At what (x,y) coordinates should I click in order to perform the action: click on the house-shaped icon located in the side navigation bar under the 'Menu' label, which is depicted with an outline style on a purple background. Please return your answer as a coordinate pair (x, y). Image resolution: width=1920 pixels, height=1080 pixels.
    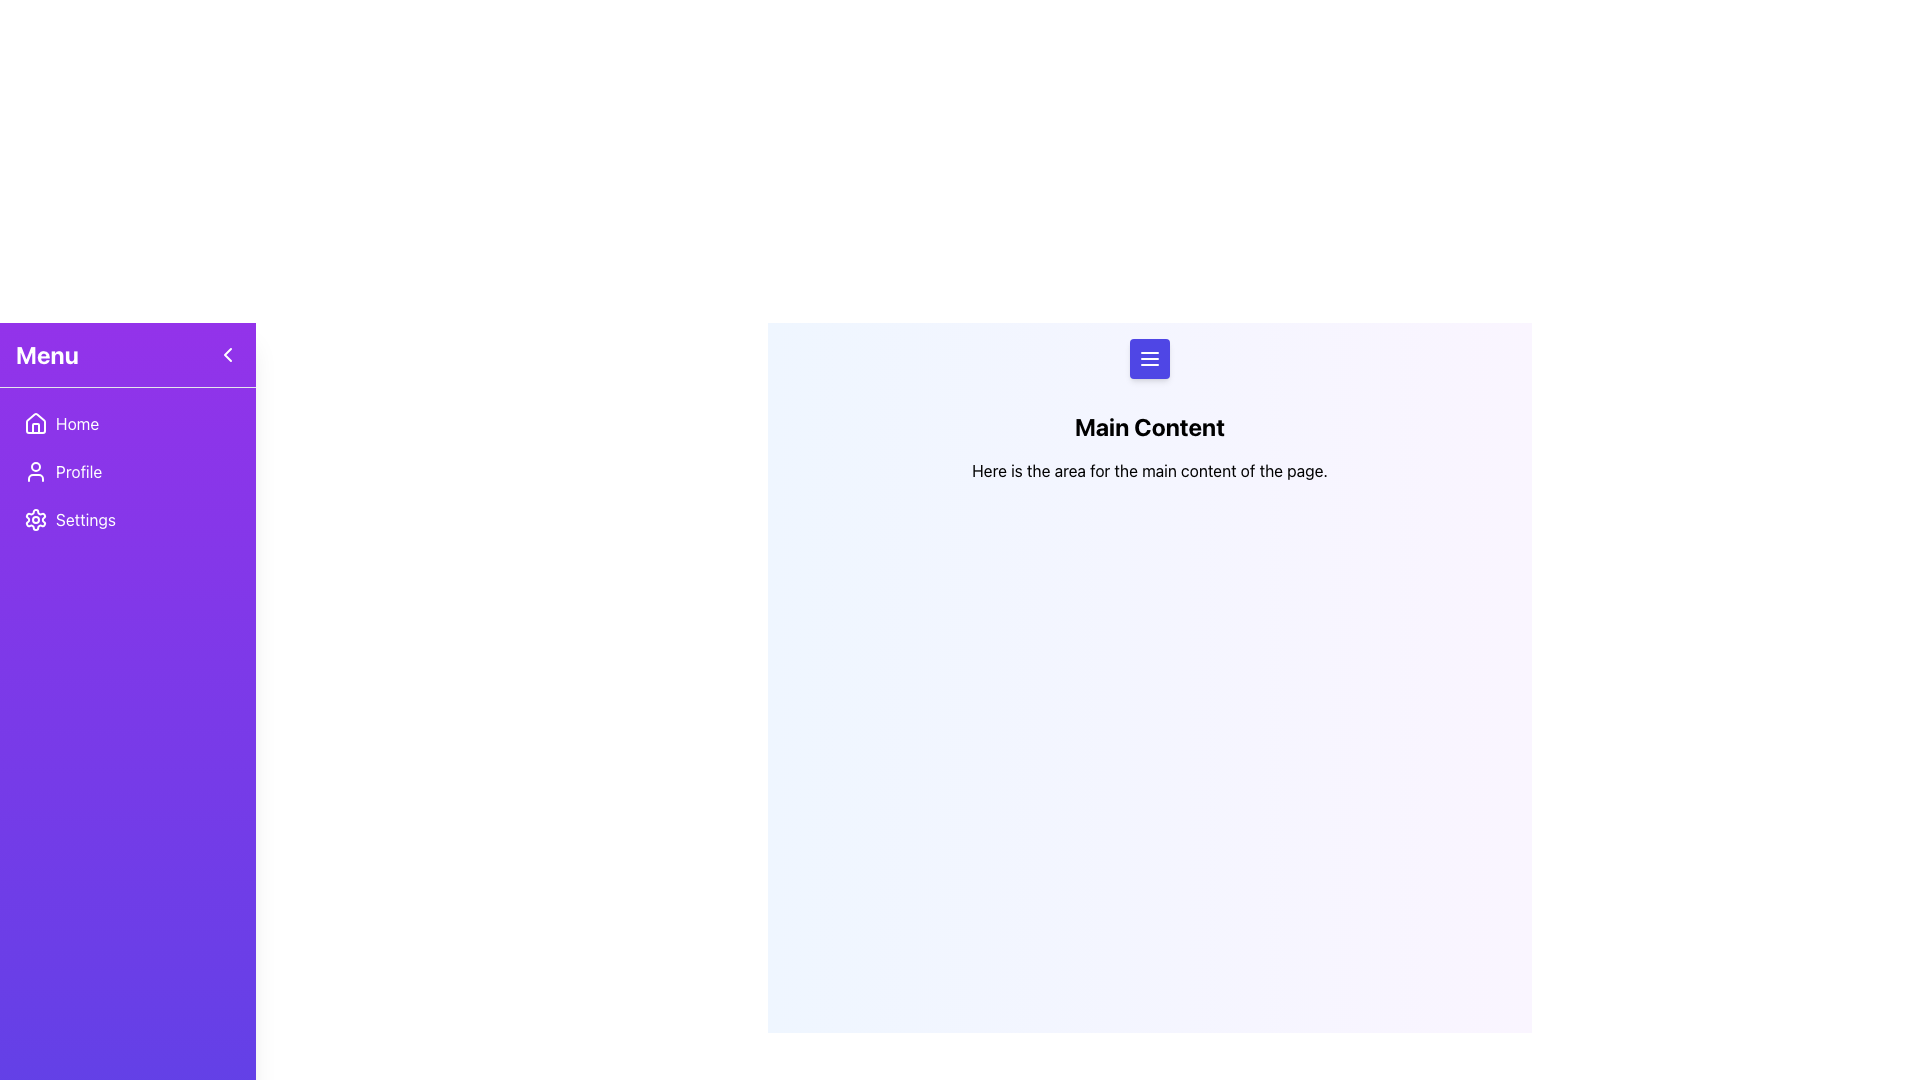
    Looking at the image, I should click on (35, 423).